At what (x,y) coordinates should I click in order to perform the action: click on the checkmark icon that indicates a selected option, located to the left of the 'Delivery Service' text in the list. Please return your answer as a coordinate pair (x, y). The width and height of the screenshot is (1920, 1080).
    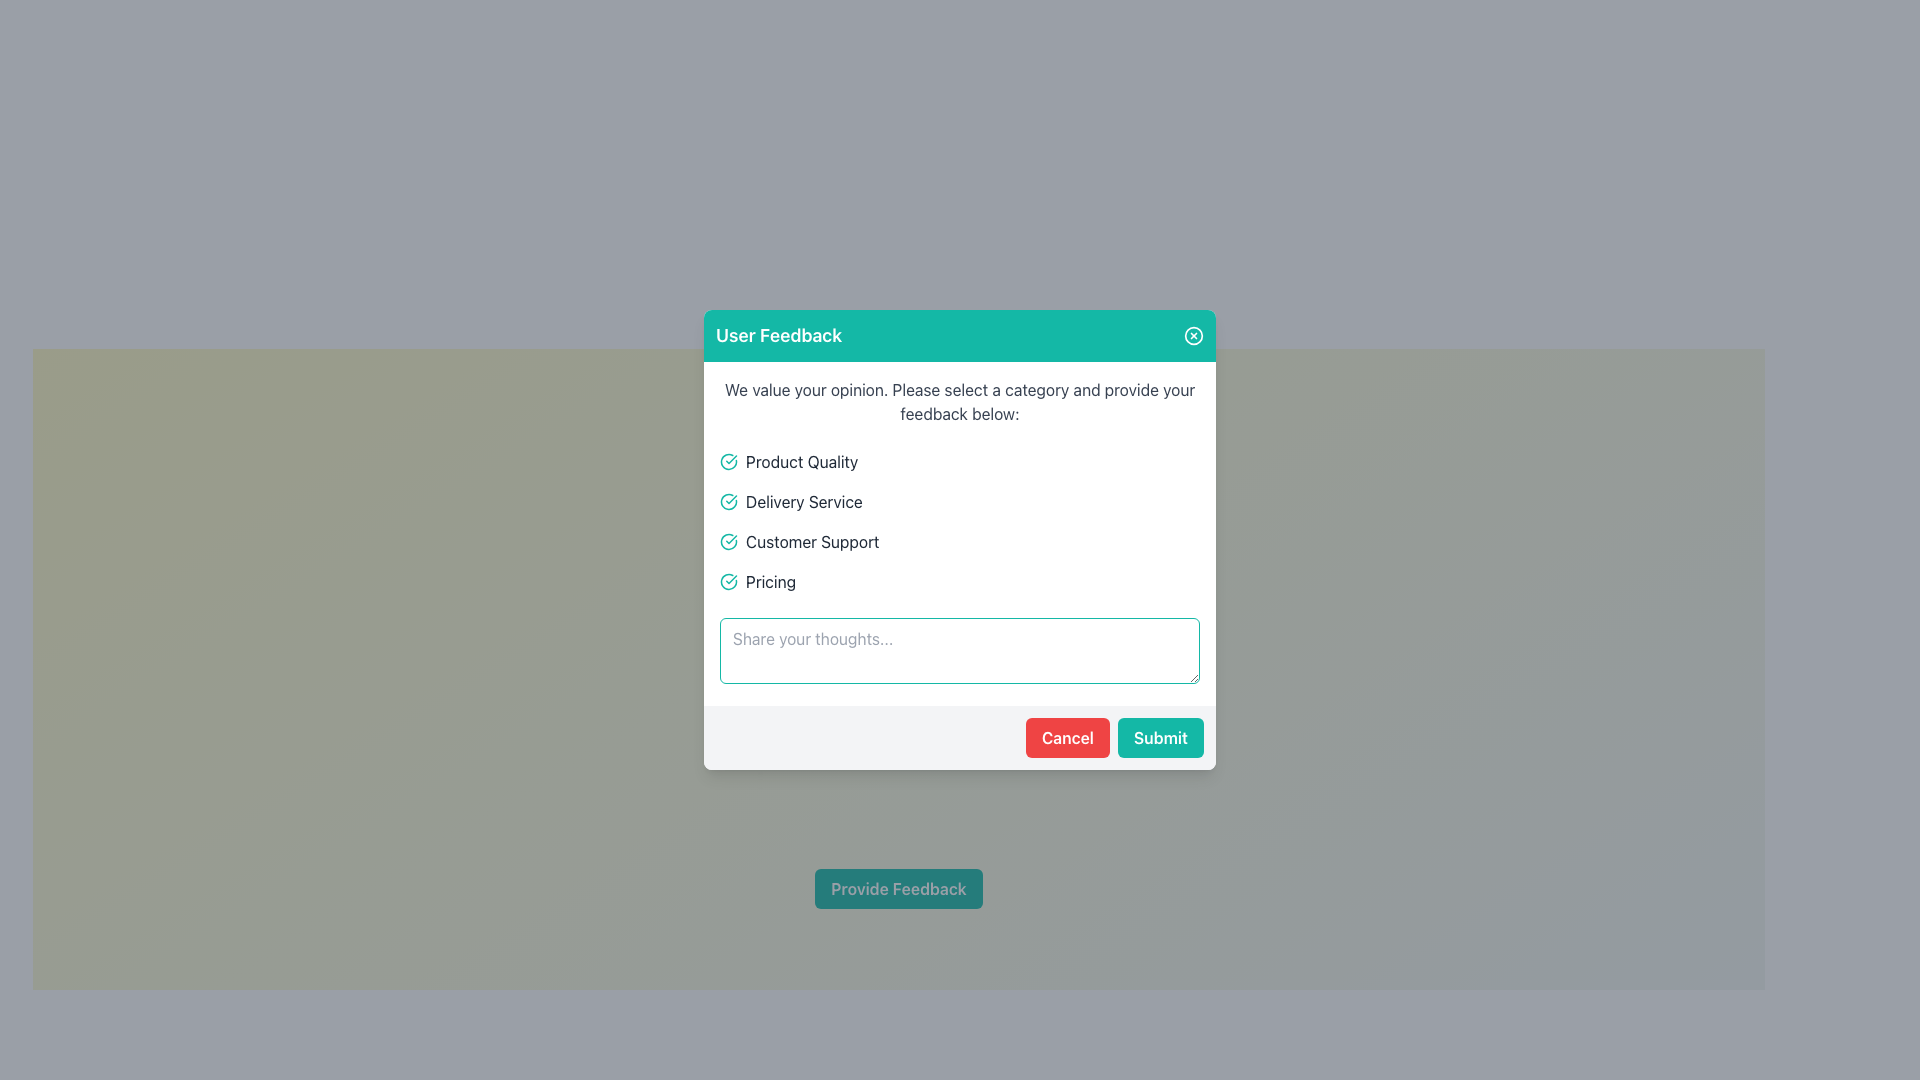
    Looking at the image, I should click on (728, 500).